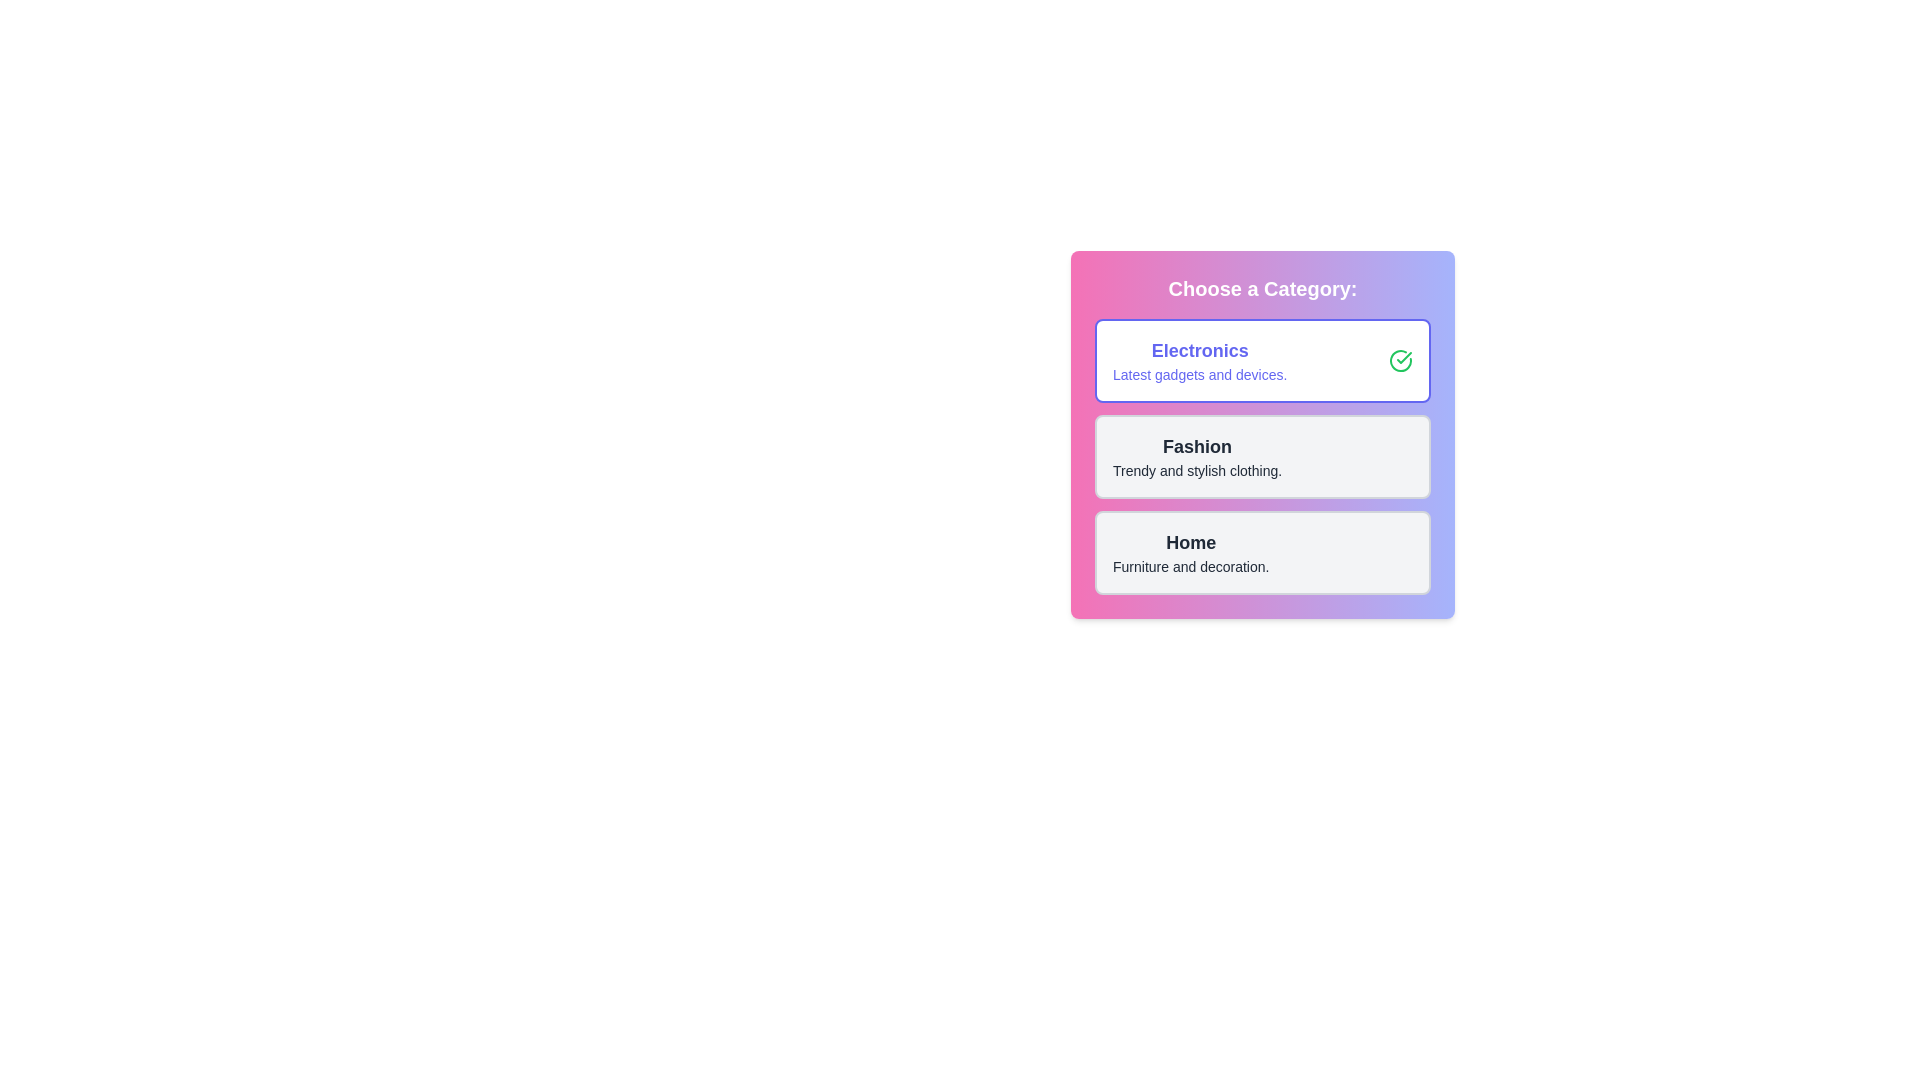 The width and height of the screenshot is (1920, 1080). I want to click on the 'Electronics' selection panel, which features a blue border, white background, and a check mark icon, so click(1261, 361).